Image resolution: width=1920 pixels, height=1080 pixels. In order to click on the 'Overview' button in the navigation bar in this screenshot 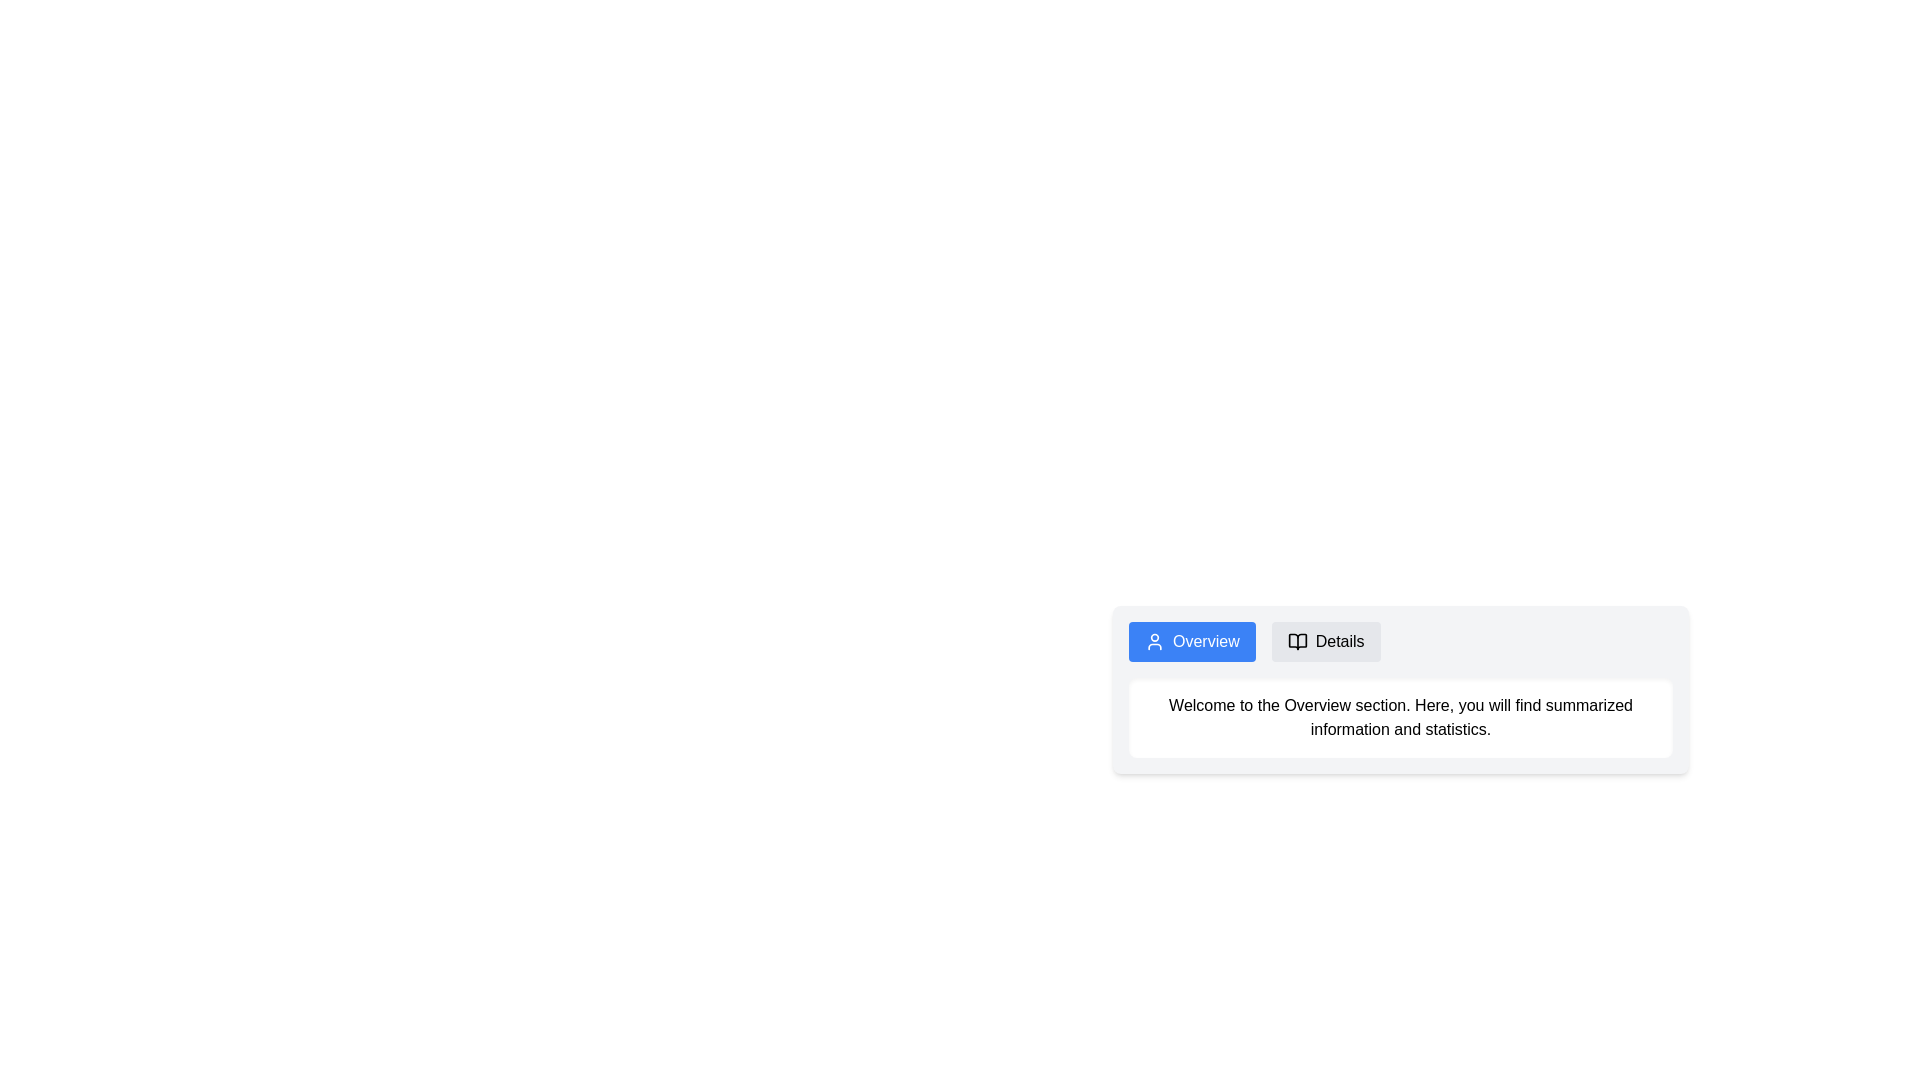, I will do `click(1155, 641)`.